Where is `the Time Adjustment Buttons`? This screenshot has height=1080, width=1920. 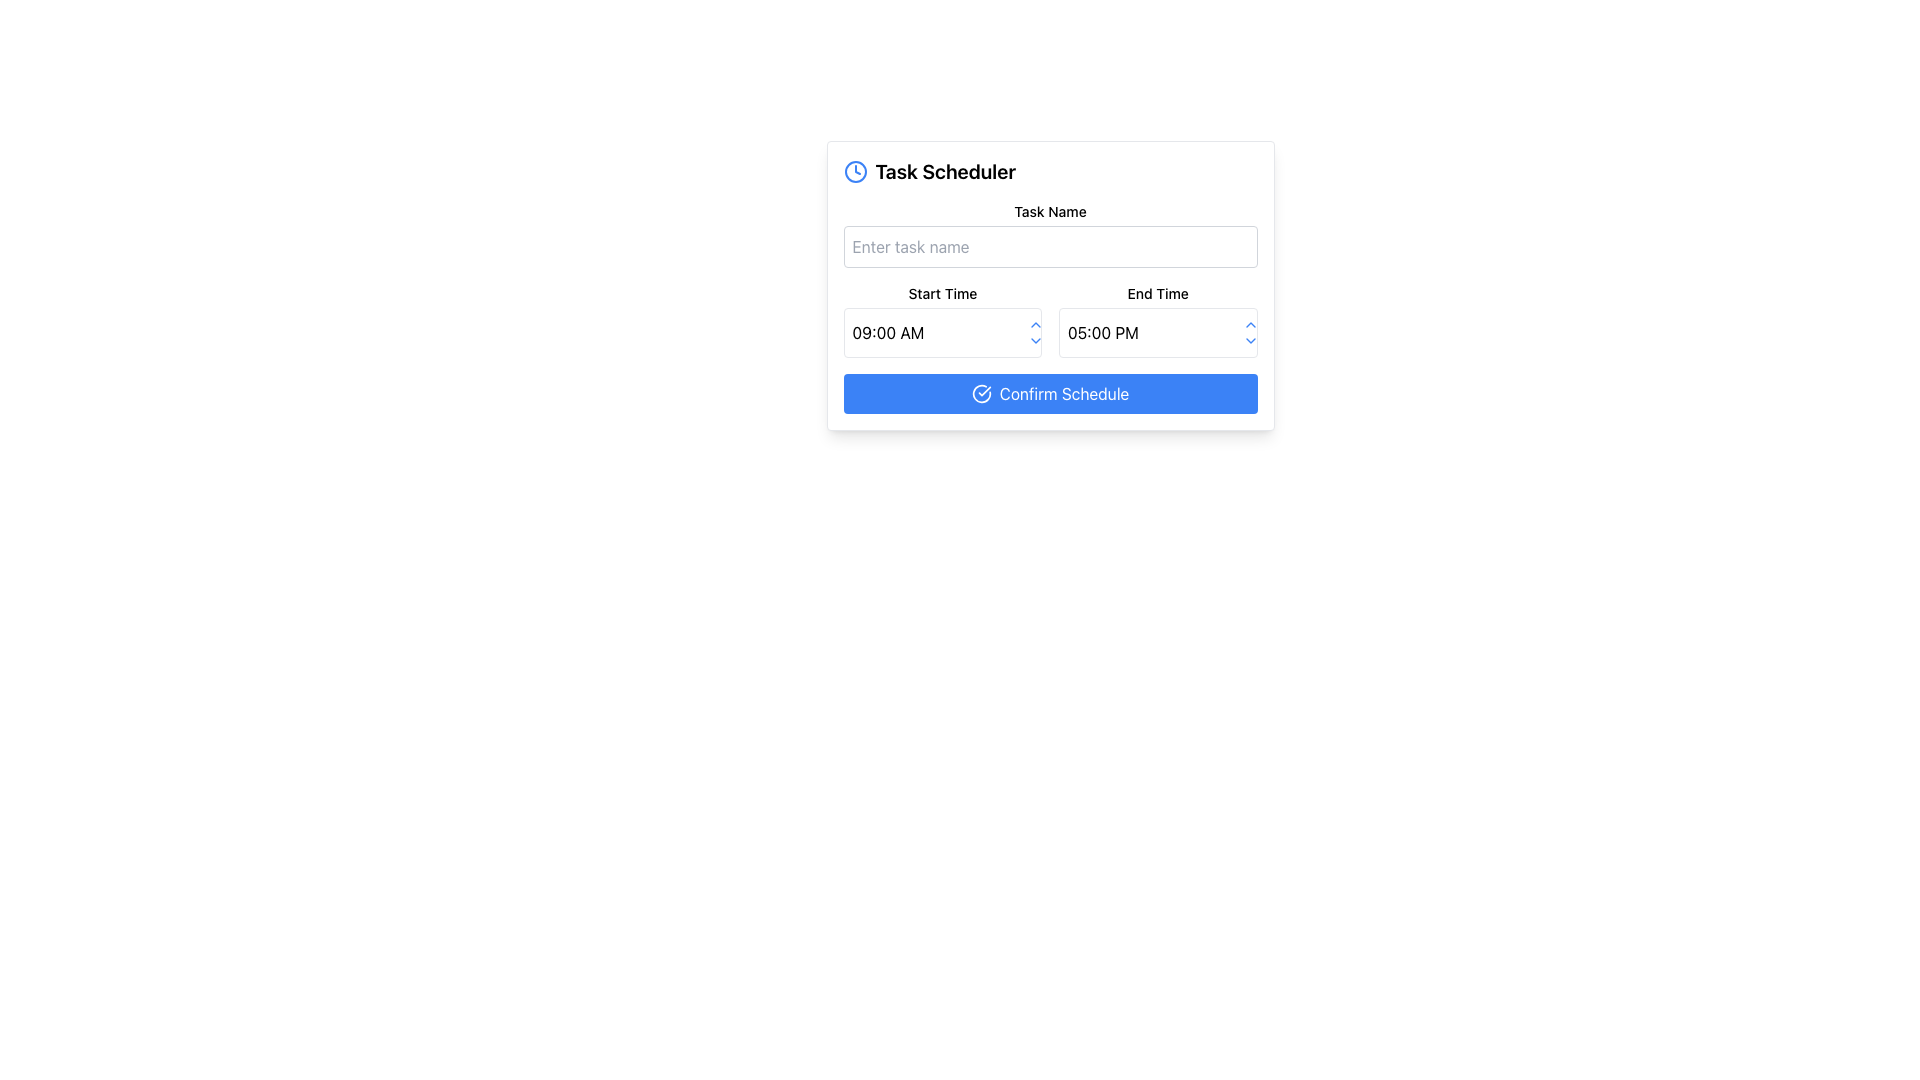
the Time Adjustment Buttons is located at coordinates (1248, 331).